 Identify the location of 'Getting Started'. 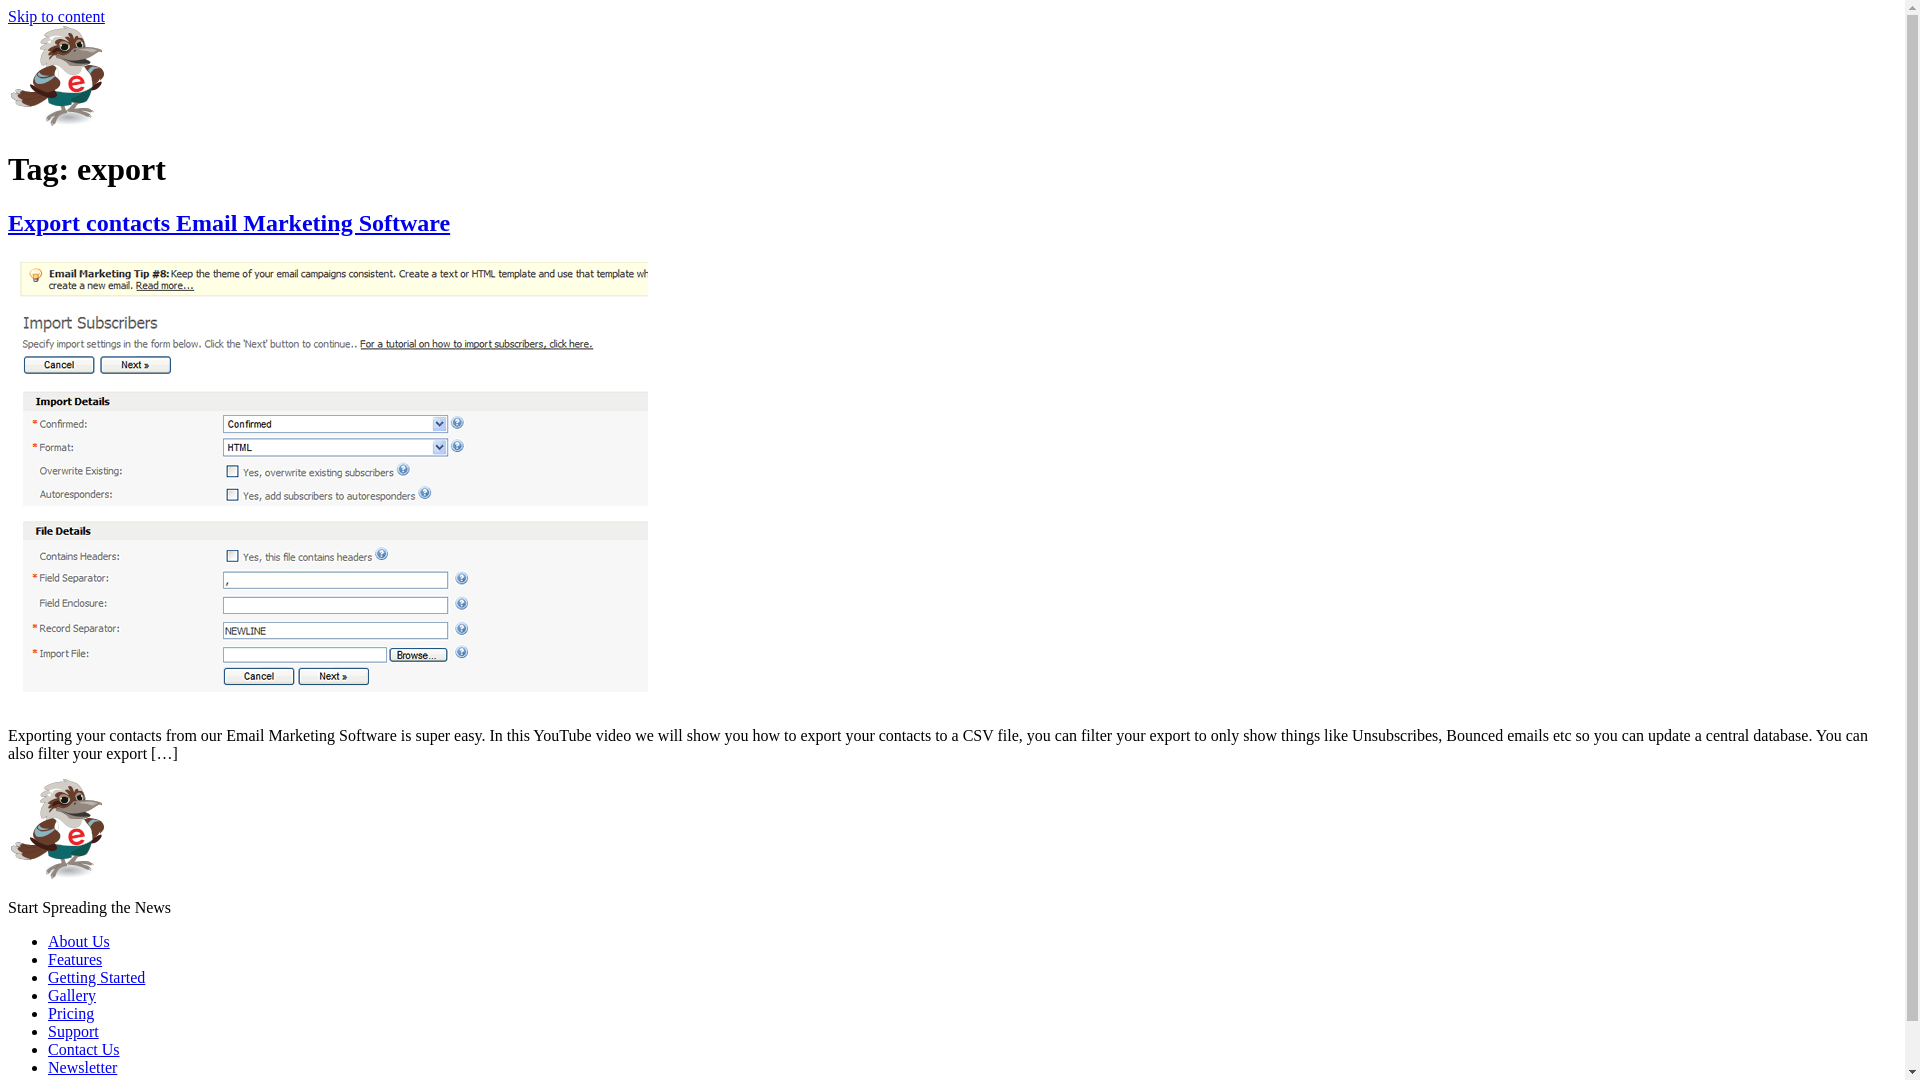
(48, 976).